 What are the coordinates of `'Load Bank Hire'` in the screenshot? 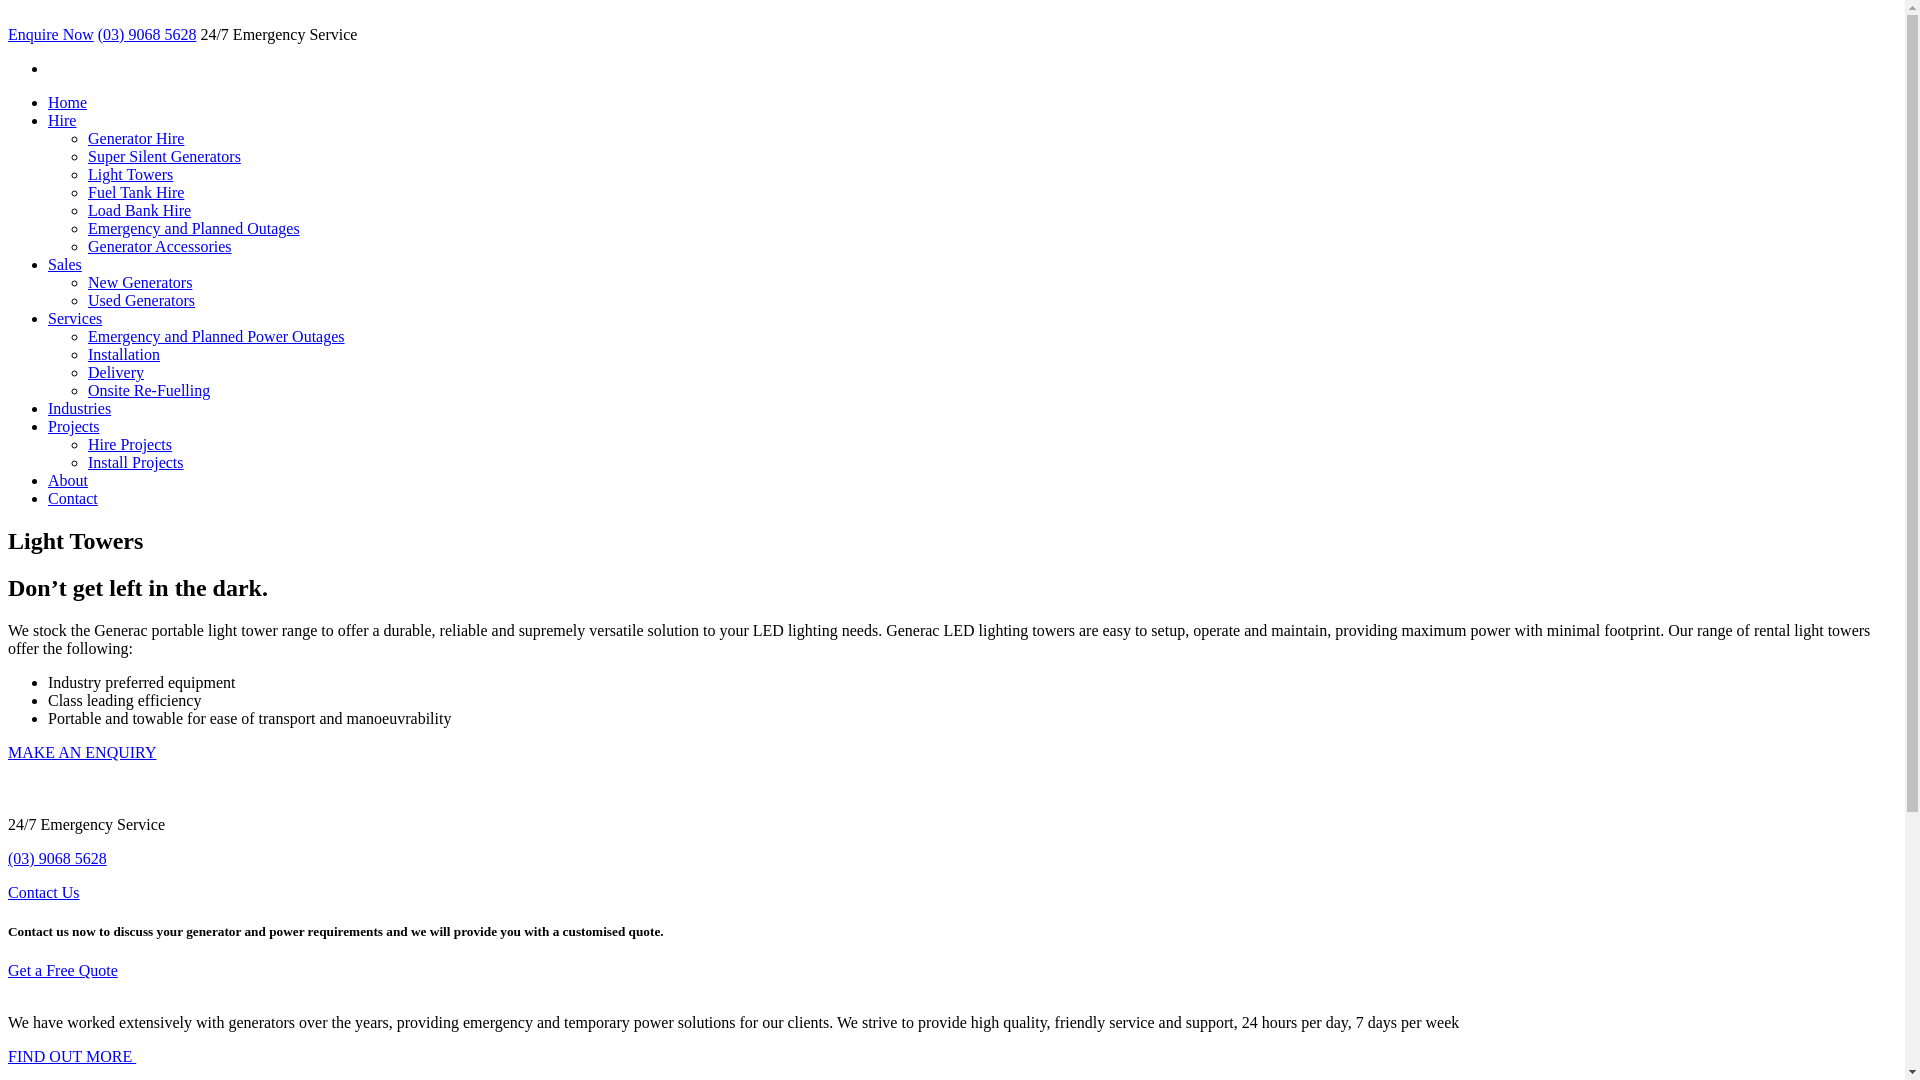 It's located at (138, 210).